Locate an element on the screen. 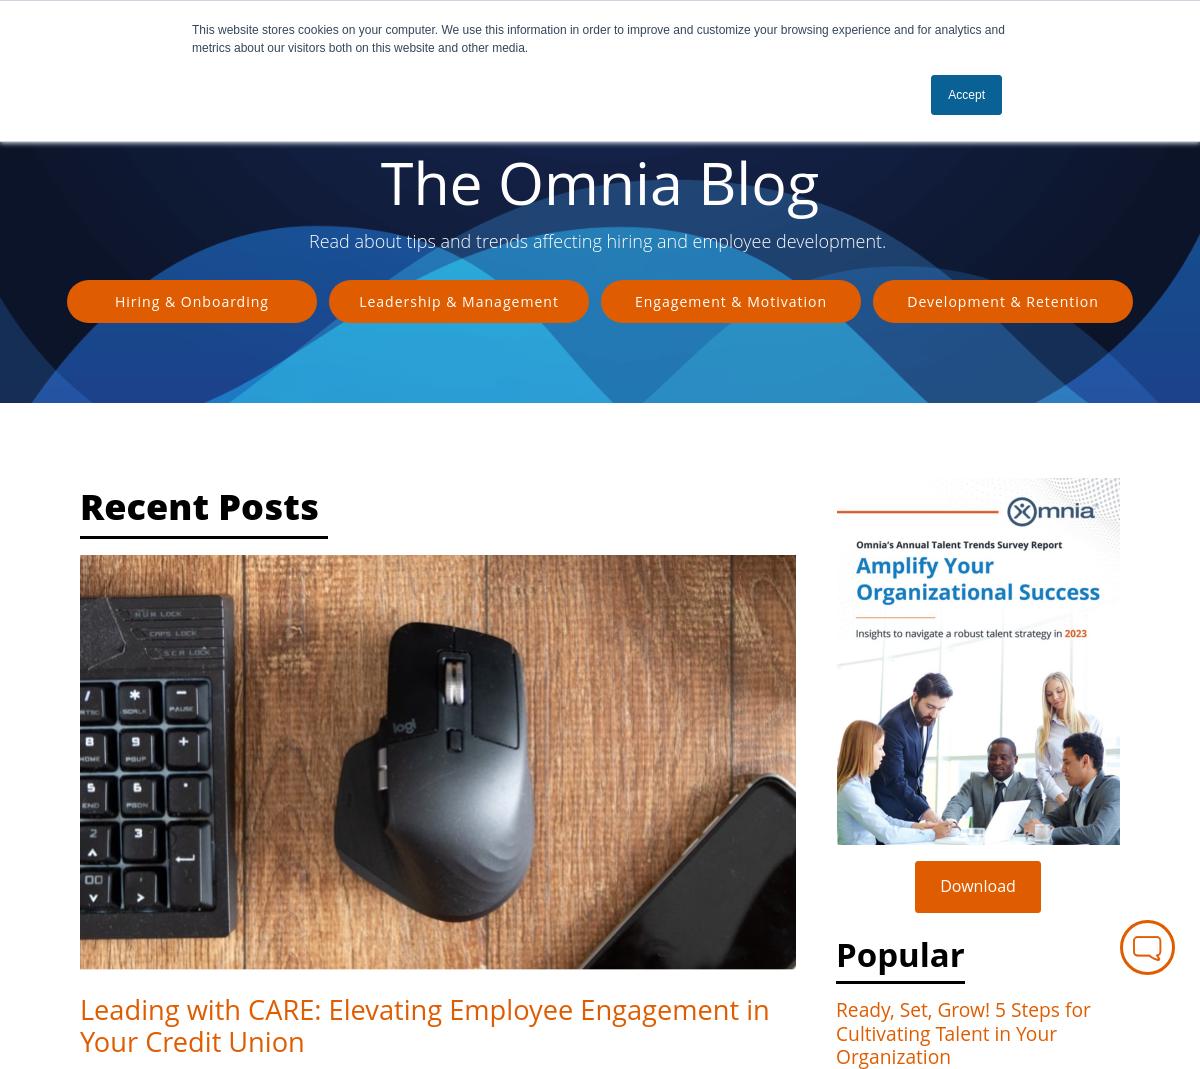 The image size is (1200, 1069). 'Leading with CARE: Elevating Employee Engagement in Your Credit Union' is located at coordinates (80, 1024).